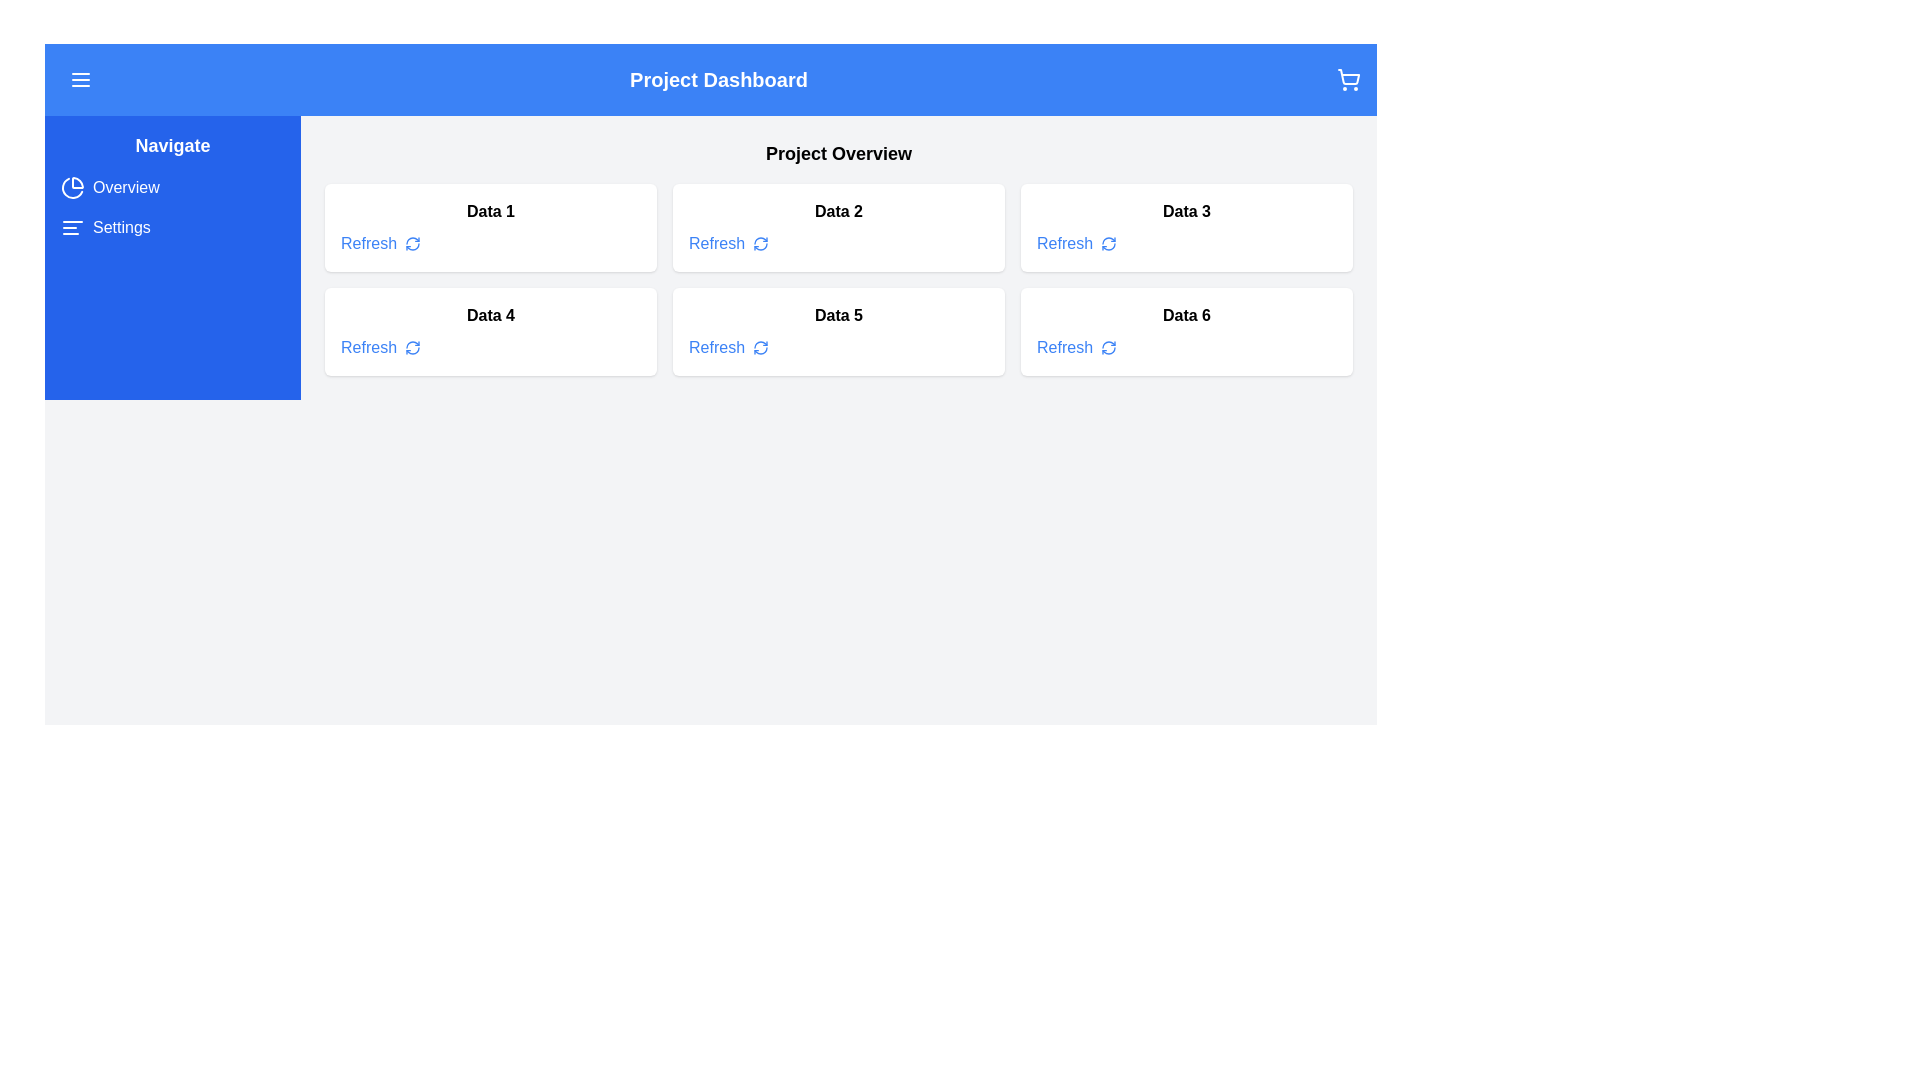 This screenshot has width=1920, height=1080. Describe the element at coordinates (380, 242) in the screenshot. I see `the refresh button with accompanying icon located below the title 'Data 1' within its rectangular card` at that location.